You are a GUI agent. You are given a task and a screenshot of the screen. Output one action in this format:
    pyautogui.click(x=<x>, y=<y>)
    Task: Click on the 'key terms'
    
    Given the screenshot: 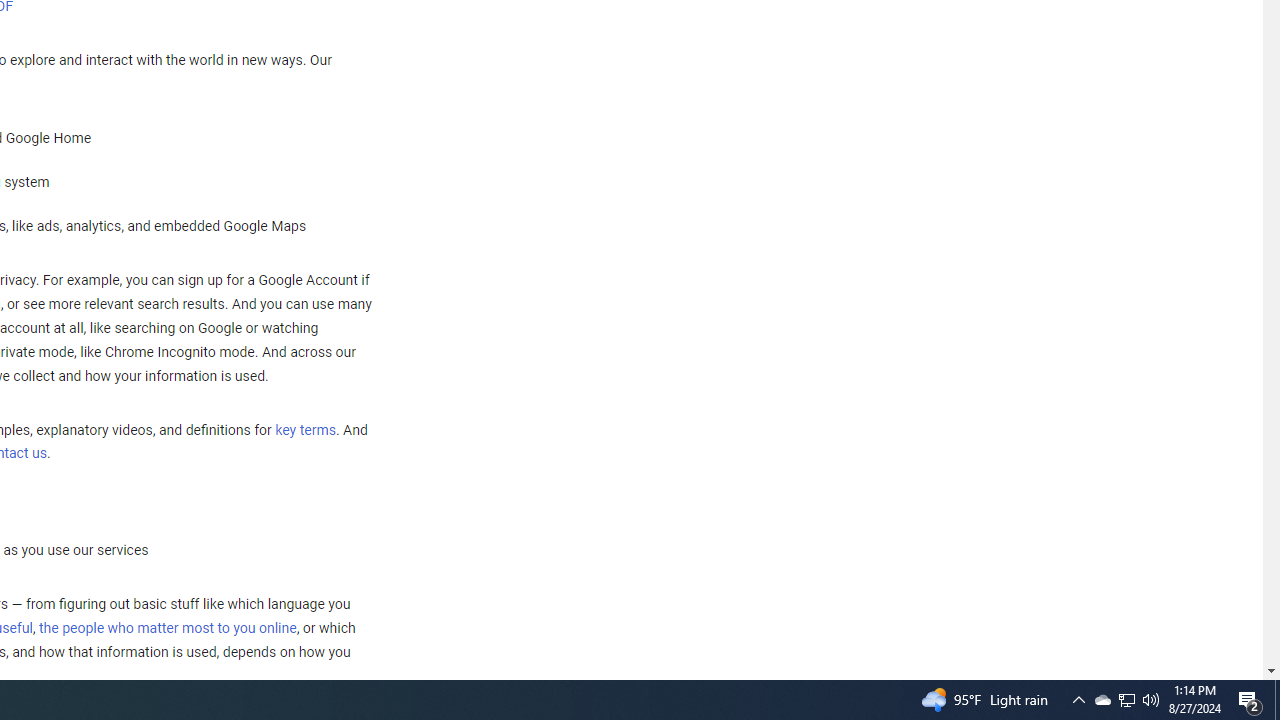 What is the action you would take?
    pyautogui.click(x=304, y=429)
    